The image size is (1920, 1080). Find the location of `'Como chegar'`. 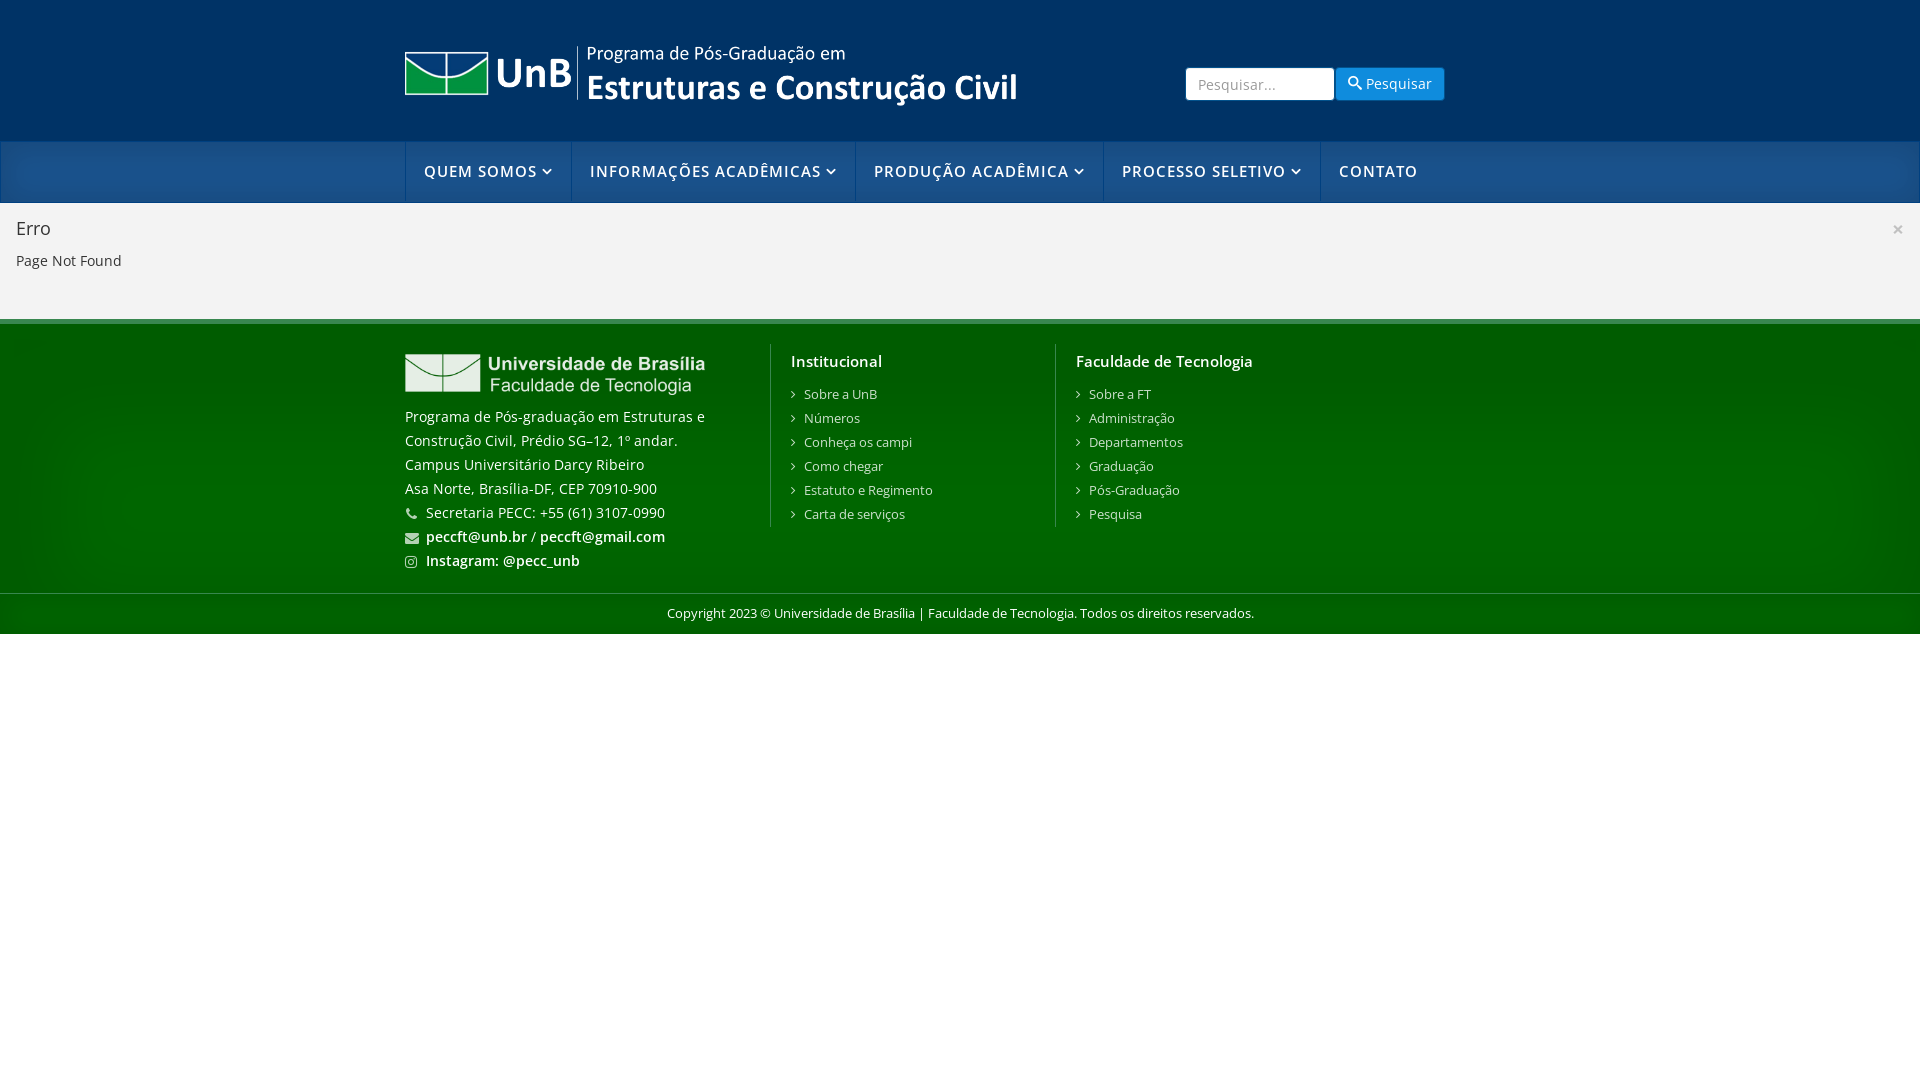

'Como chegar' is located at coordinates (790, 466).